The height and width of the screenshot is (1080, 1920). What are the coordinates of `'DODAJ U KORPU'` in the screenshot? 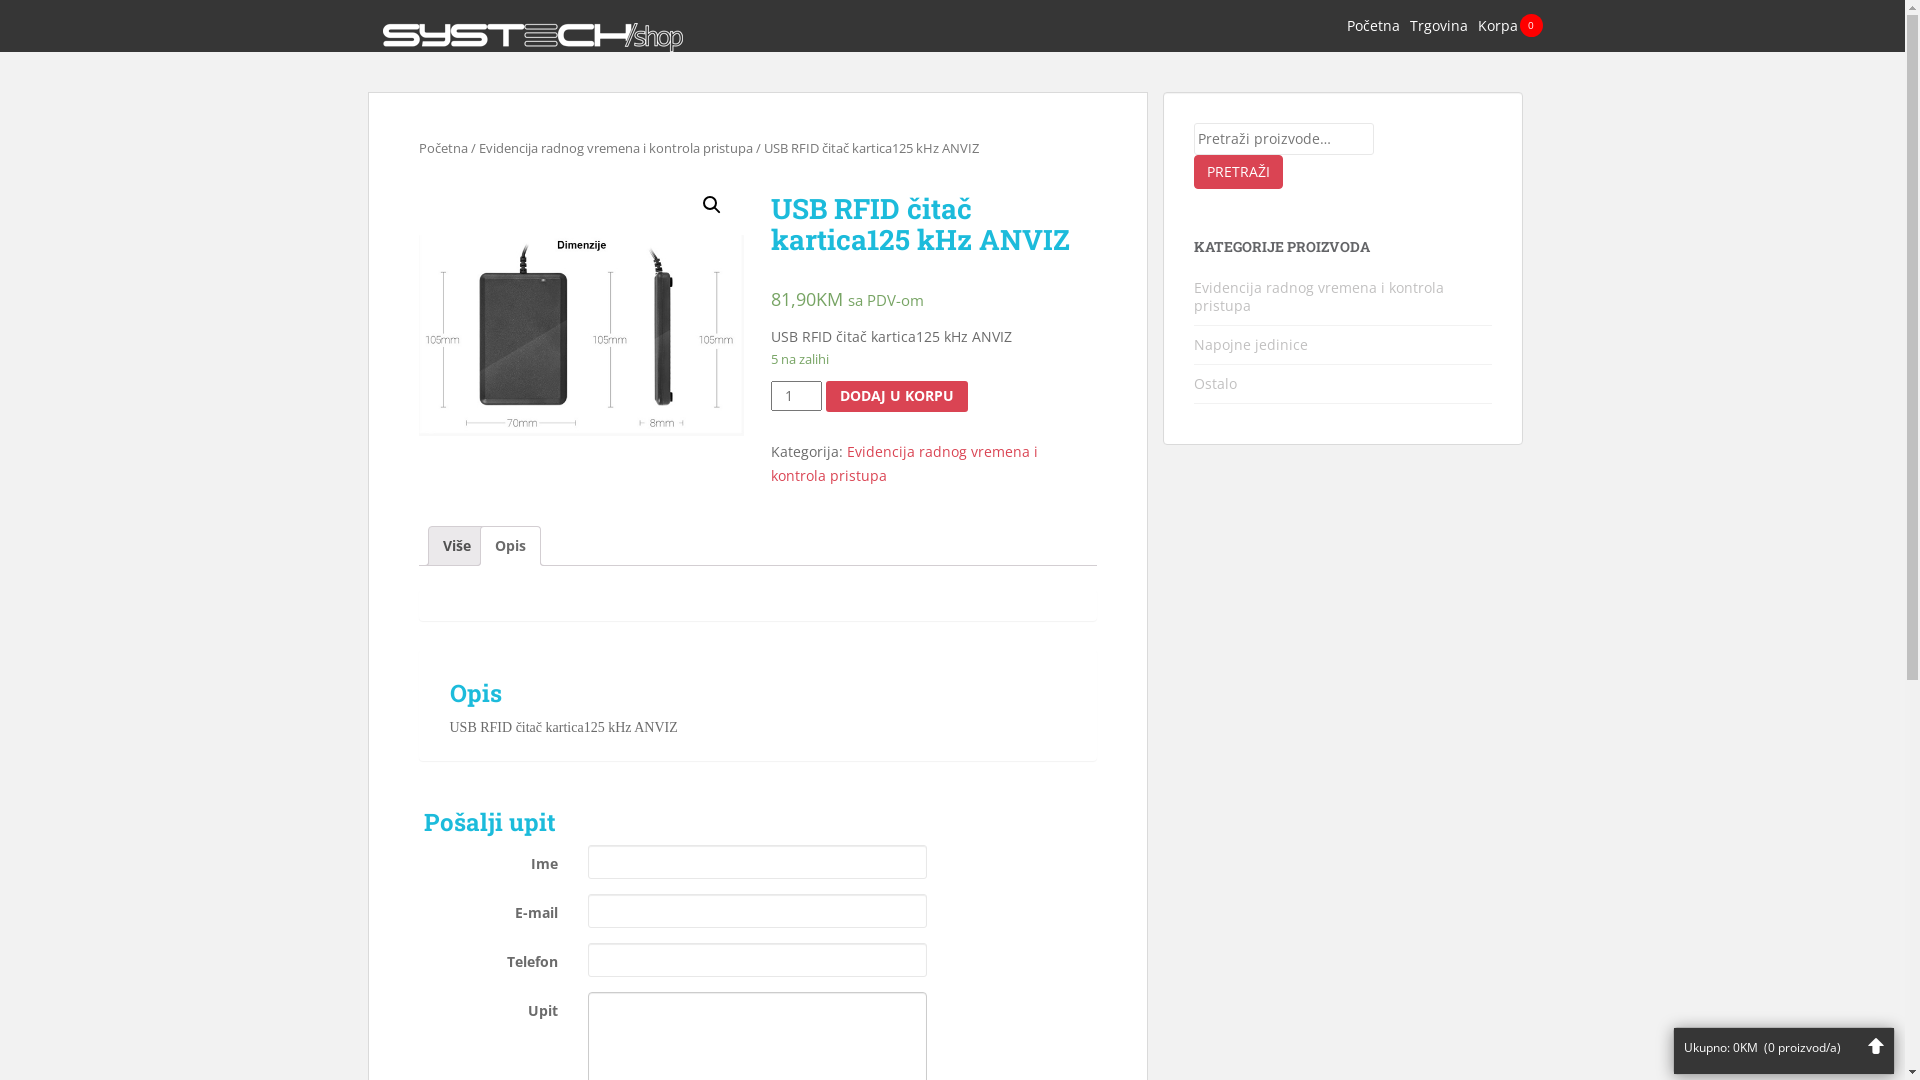 It's located at (896, 396).